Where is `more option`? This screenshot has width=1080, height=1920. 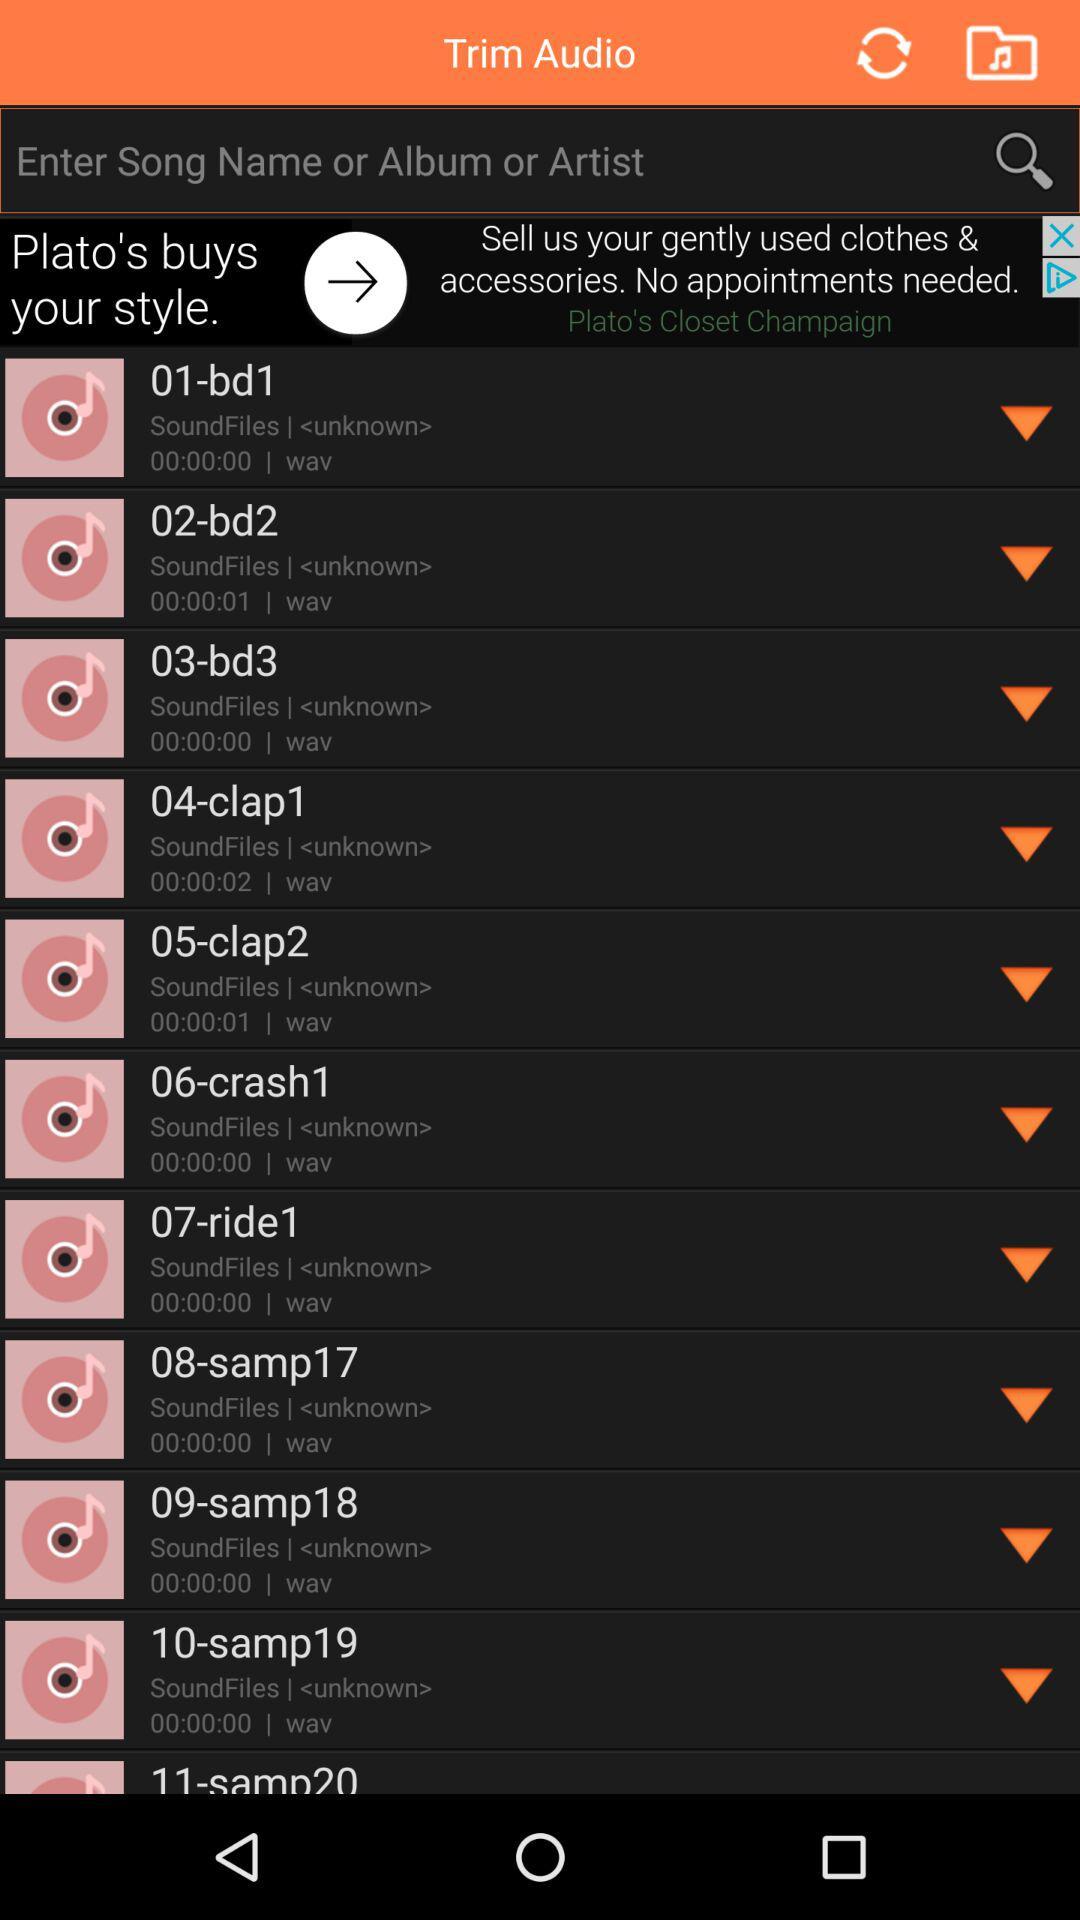
more option is located at coordinates (1027, 417).